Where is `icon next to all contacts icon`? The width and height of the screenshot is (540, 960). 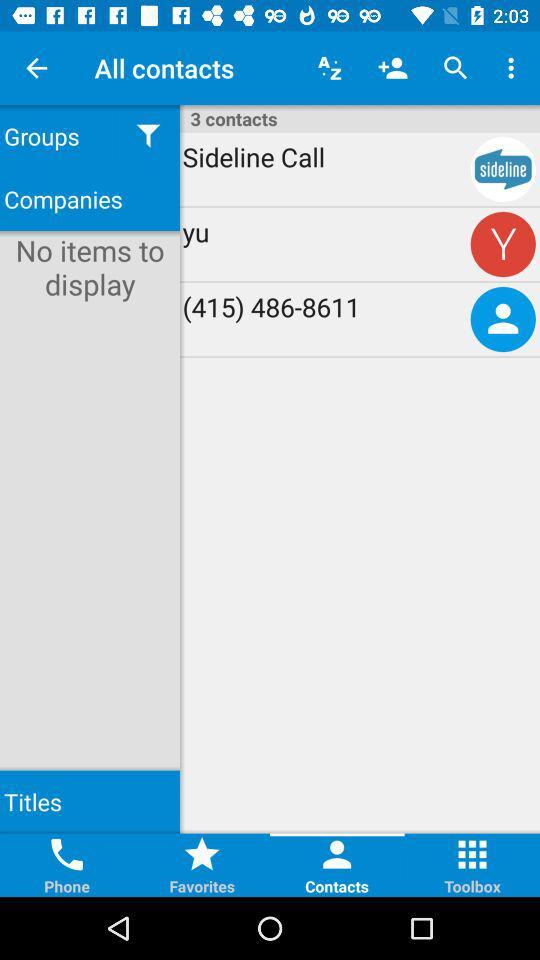
icon next to all contacts icon is located at coordinates (329, 68).